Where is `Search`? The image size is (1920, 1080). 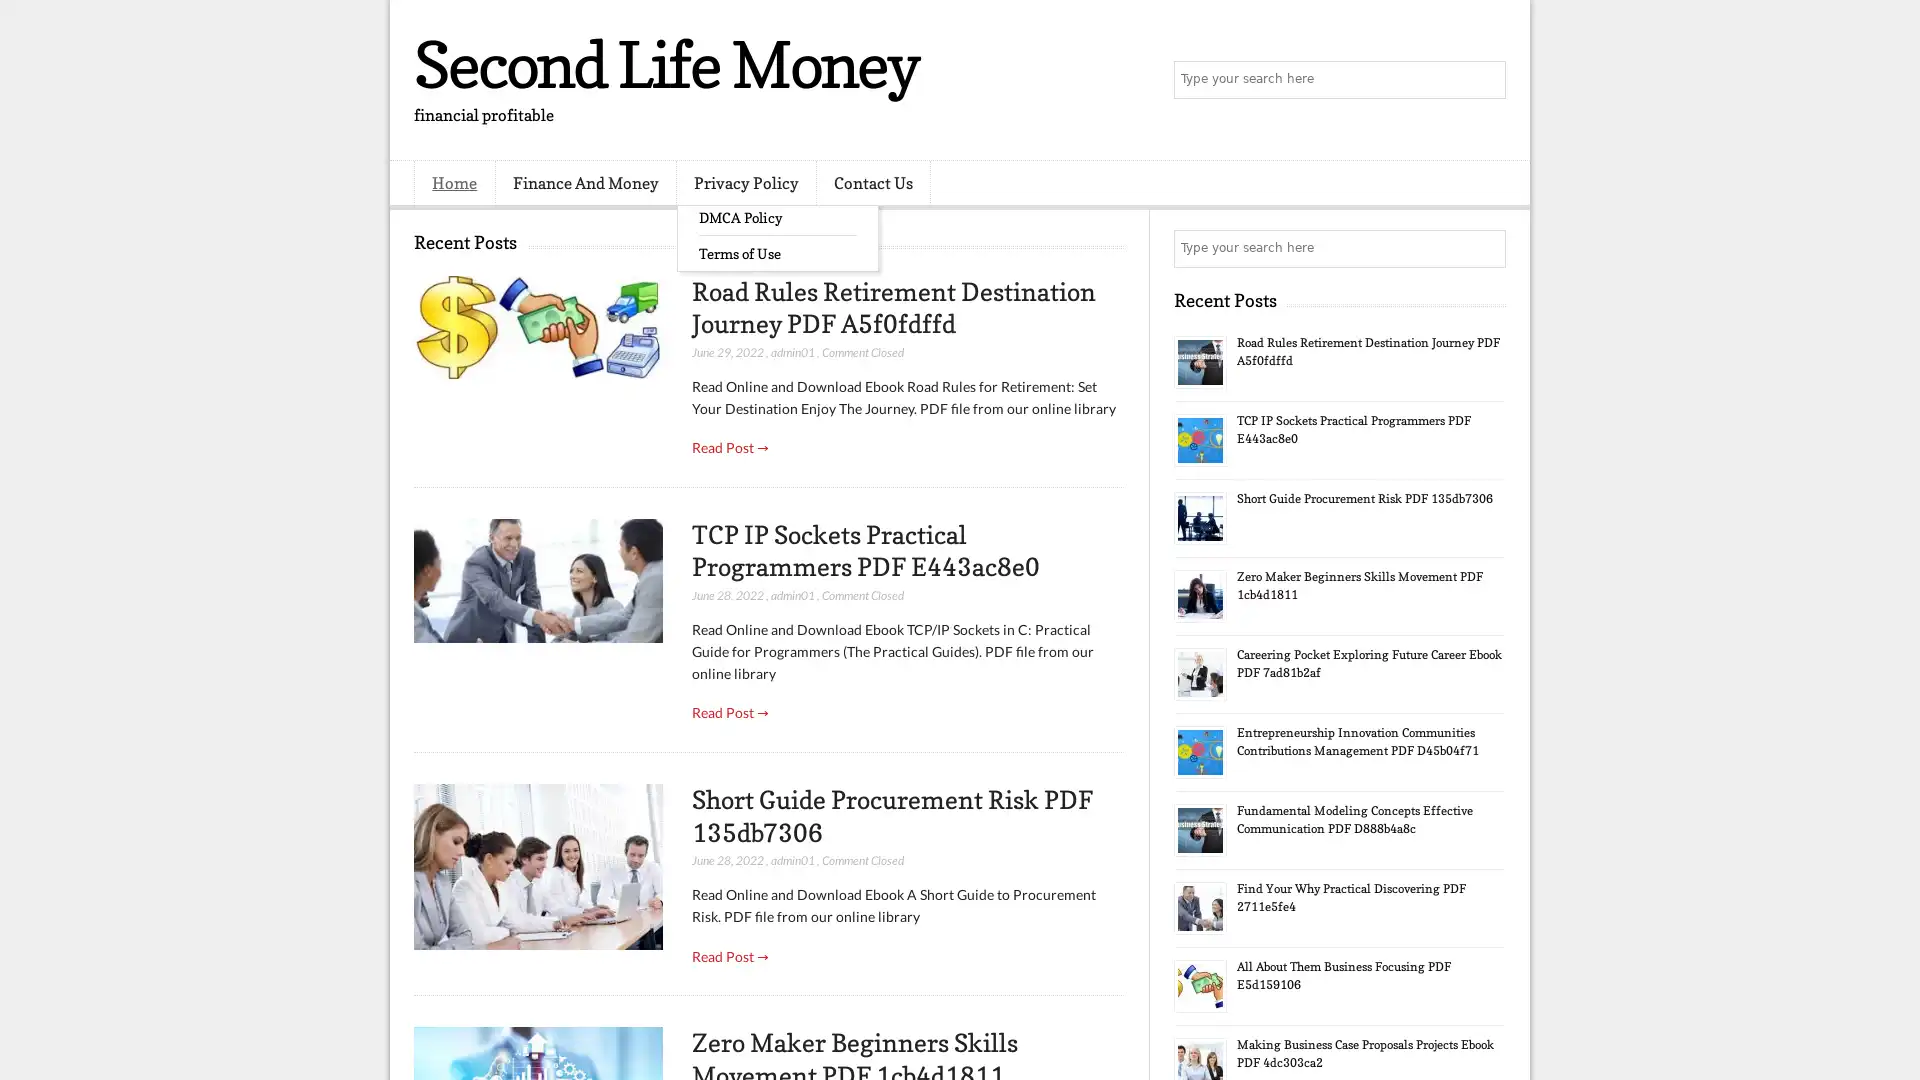
Search is located at coordinates (1485, 80).